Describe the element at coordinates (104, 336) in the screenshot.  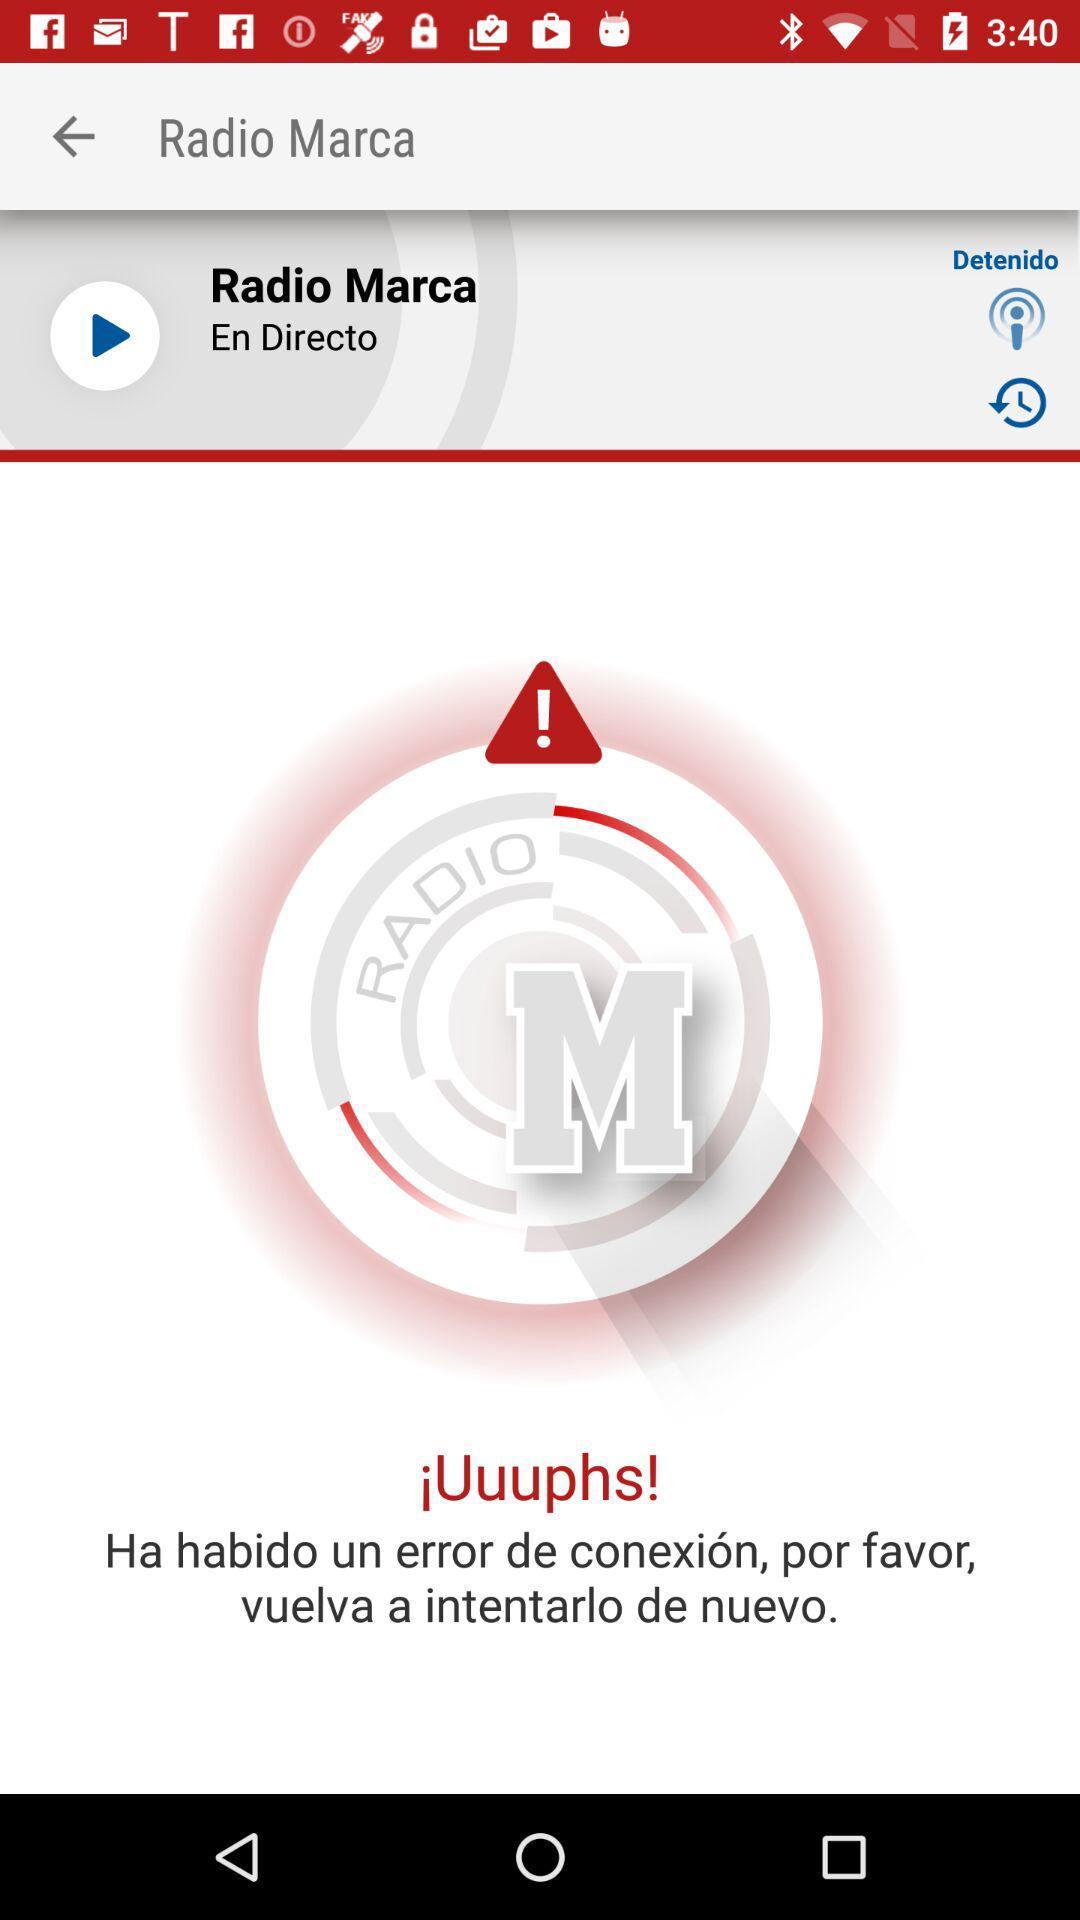
I see `play` at that location.